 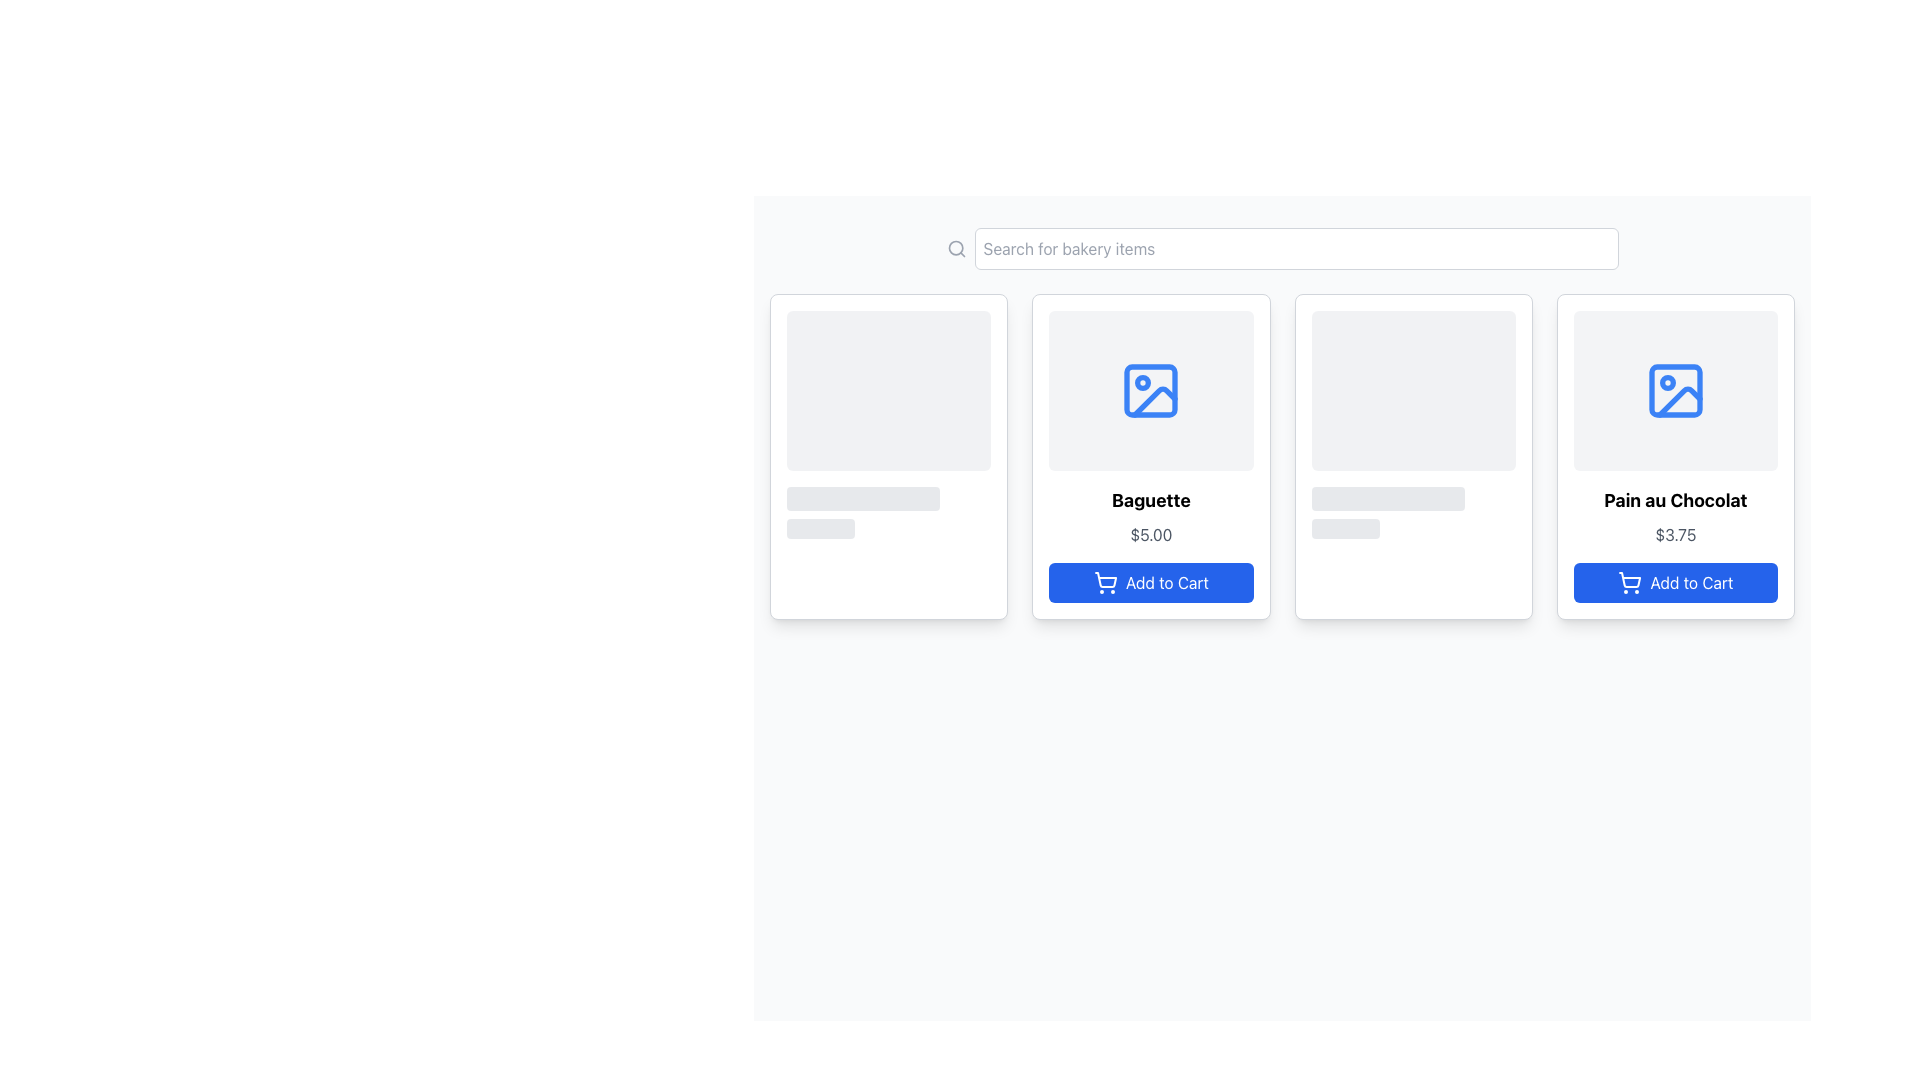 What do you see at coordinates (1151, 390) in the screenshot?
I see `the Image Placeholder that serves as a product image in the card layout, positioned above the text elements and 'Add to Cart' button` at bounding box center [1151, 390].